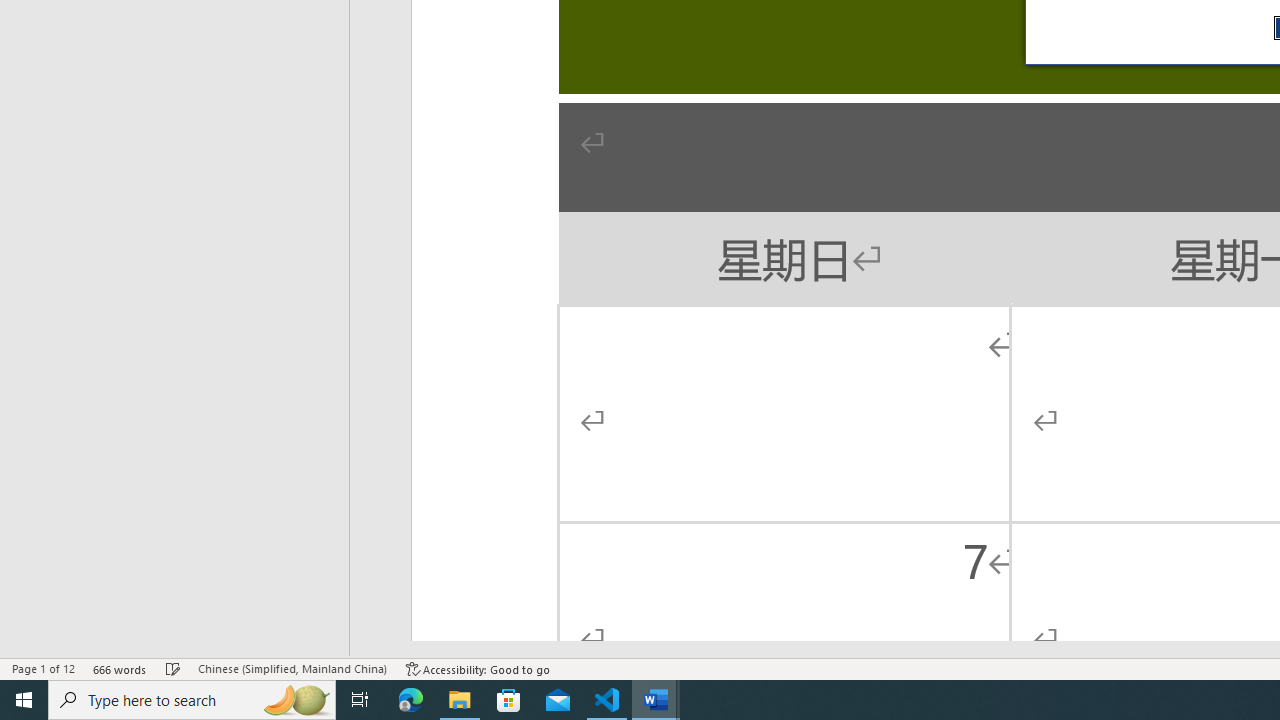 The height and width of the screenshot is (720, 1280). I want to click on 'Microsoft Store', so click(509, 698).